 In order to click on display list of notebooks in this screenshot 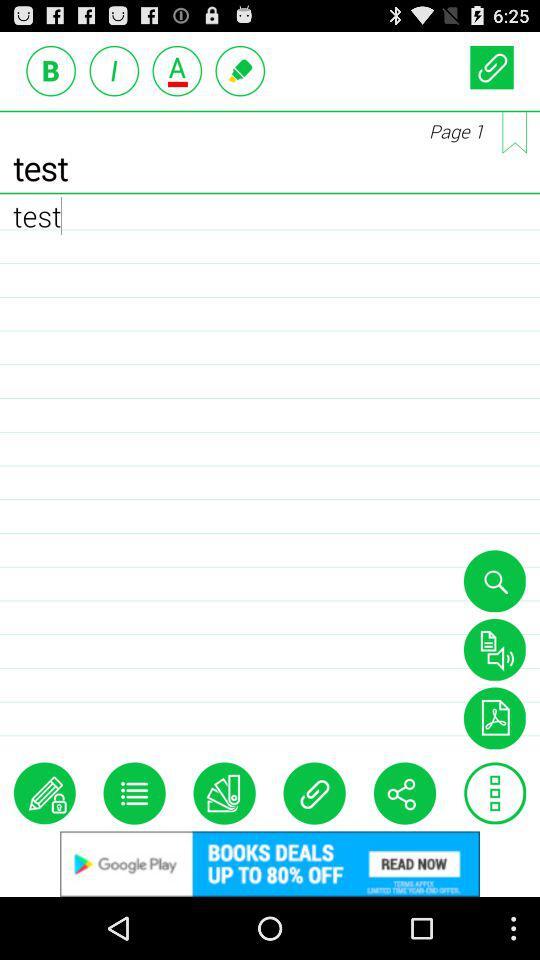, I will do `click(134, 793)`.